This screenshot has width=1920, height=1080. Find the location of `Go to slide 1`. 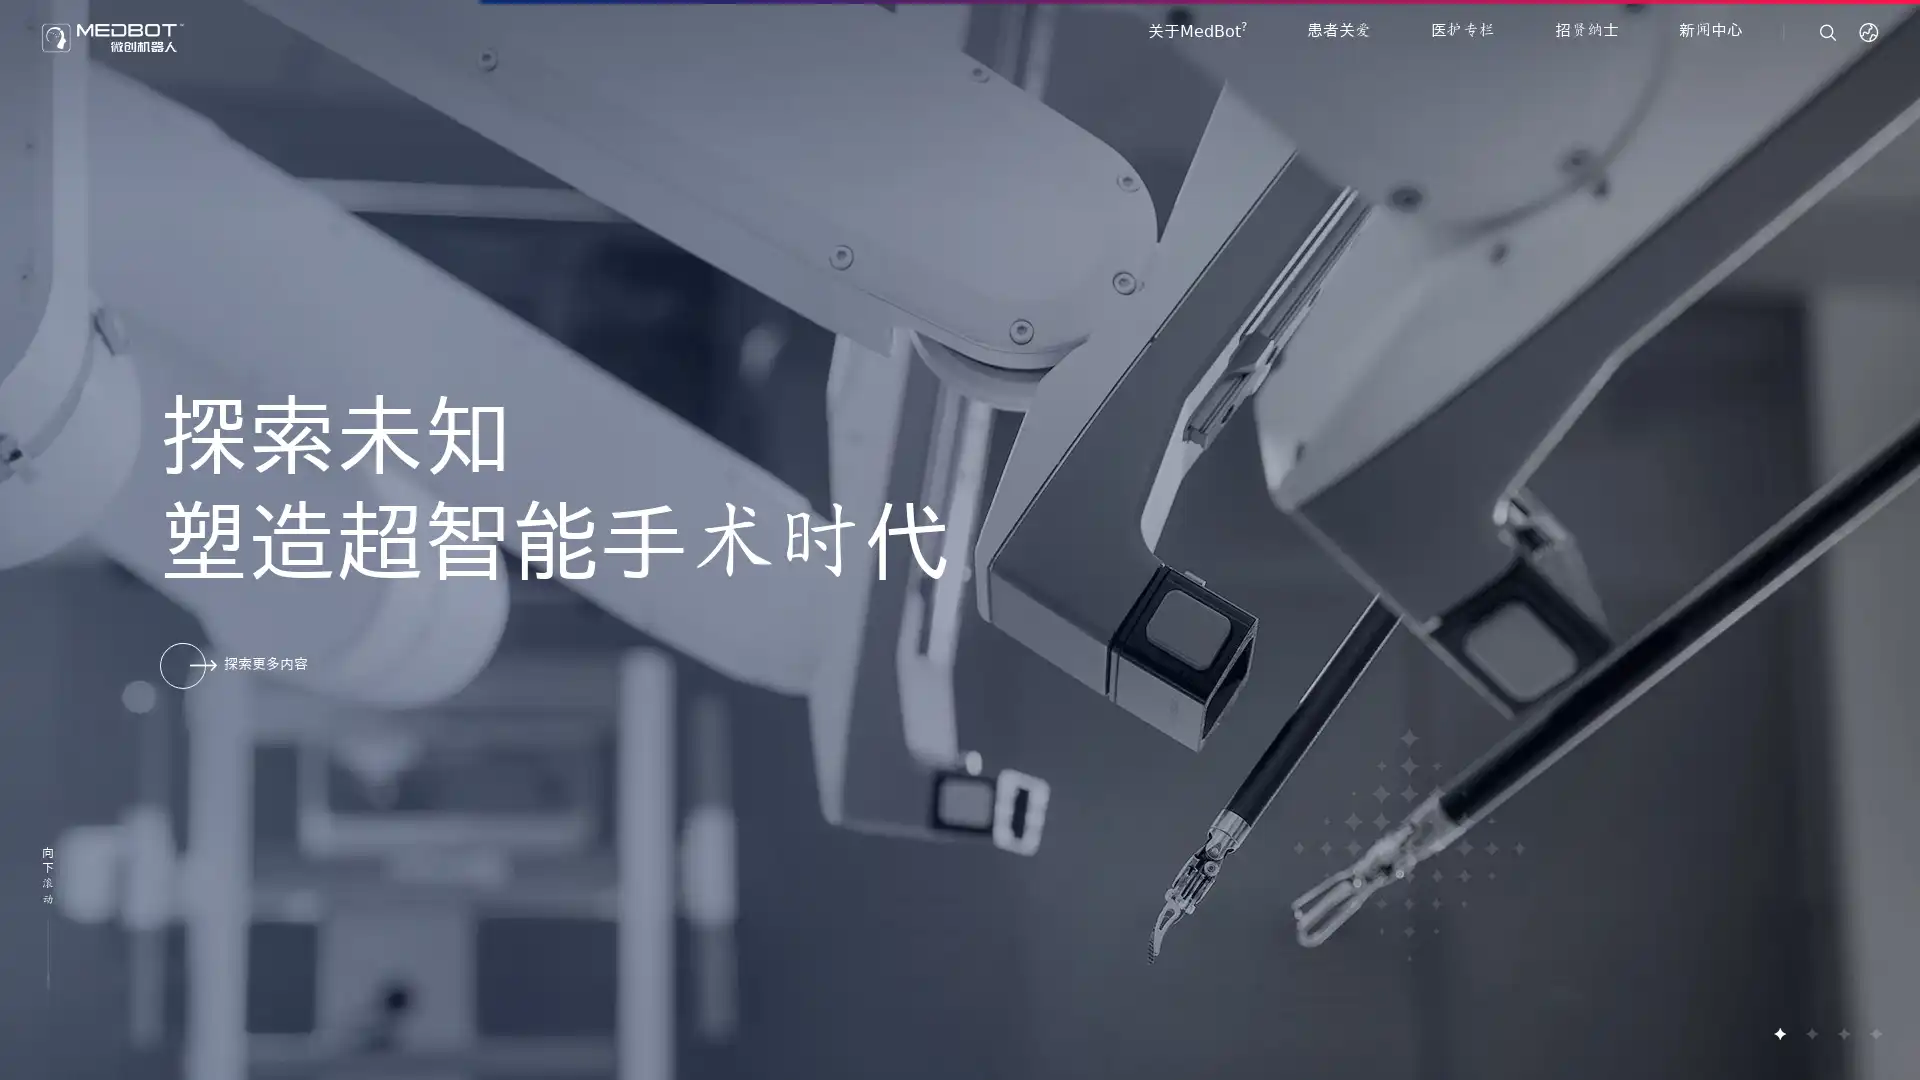

Go to slide 1 is located at coordinates (1779, 1033).